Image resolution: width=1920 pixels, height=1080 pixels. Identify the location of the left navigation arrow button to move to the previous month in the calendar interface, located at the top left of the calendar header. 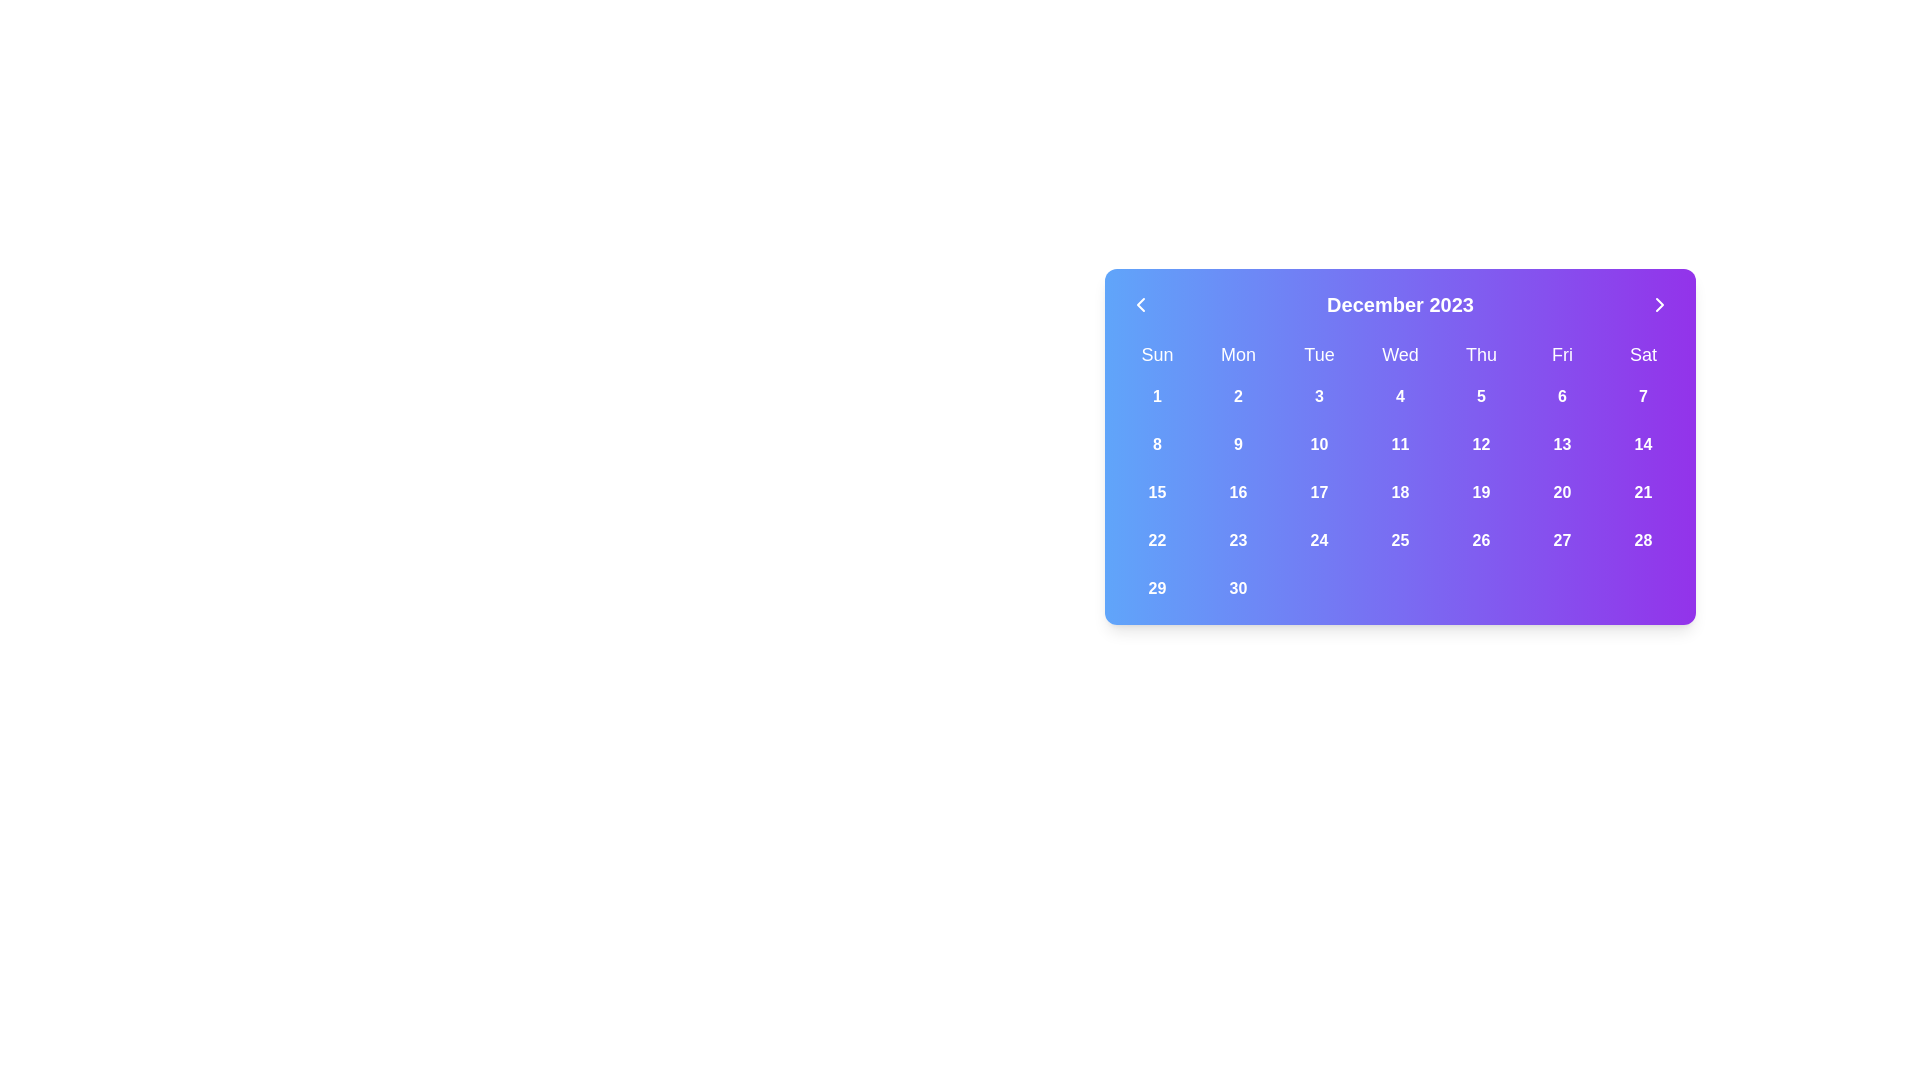
(1141, 304).